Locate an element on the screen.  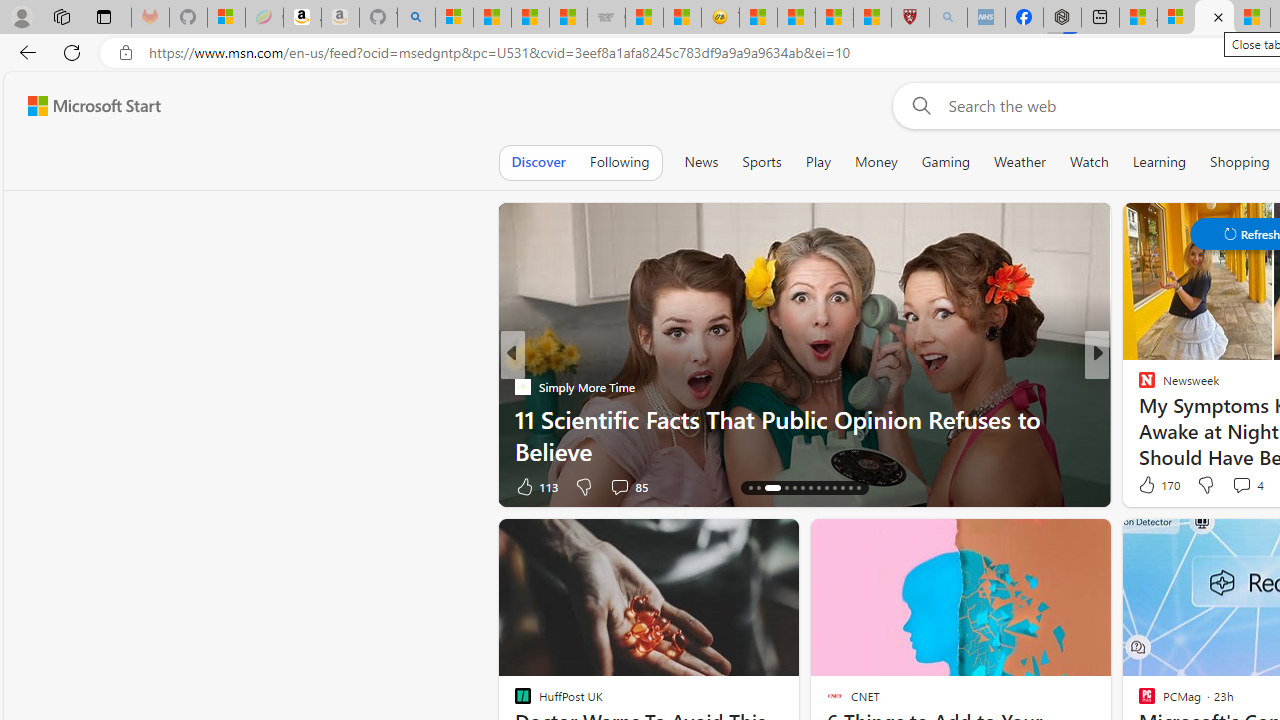
'Million Dollar Sense' is located at coordinates (1138, 418).